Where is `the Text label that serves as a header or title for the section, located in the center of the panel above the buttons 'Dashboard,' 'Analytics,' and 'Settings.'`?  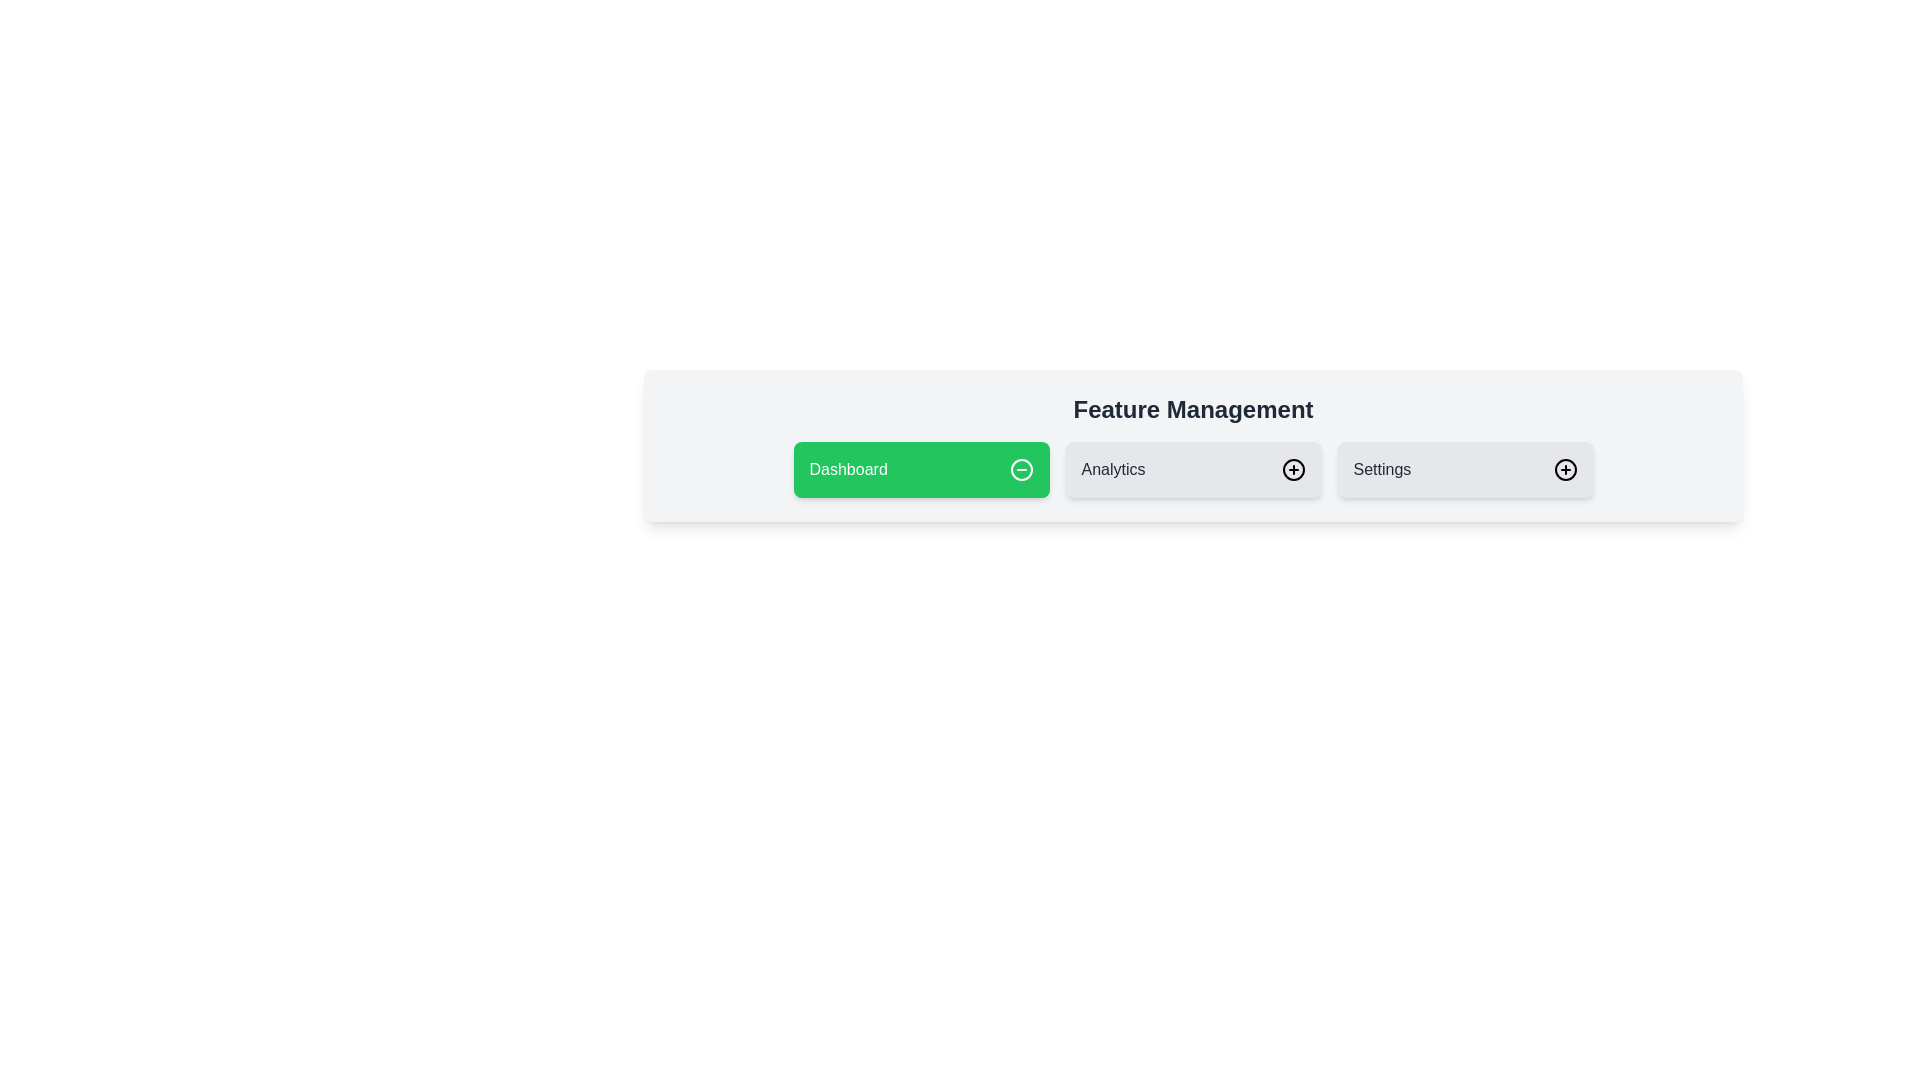 the Text label that serves as a header or title for the section, located in the center of the panel above the buttons 'Dashboard,' 'Analytics,' and 'Settings.' is located at coordinates (1193, 408).